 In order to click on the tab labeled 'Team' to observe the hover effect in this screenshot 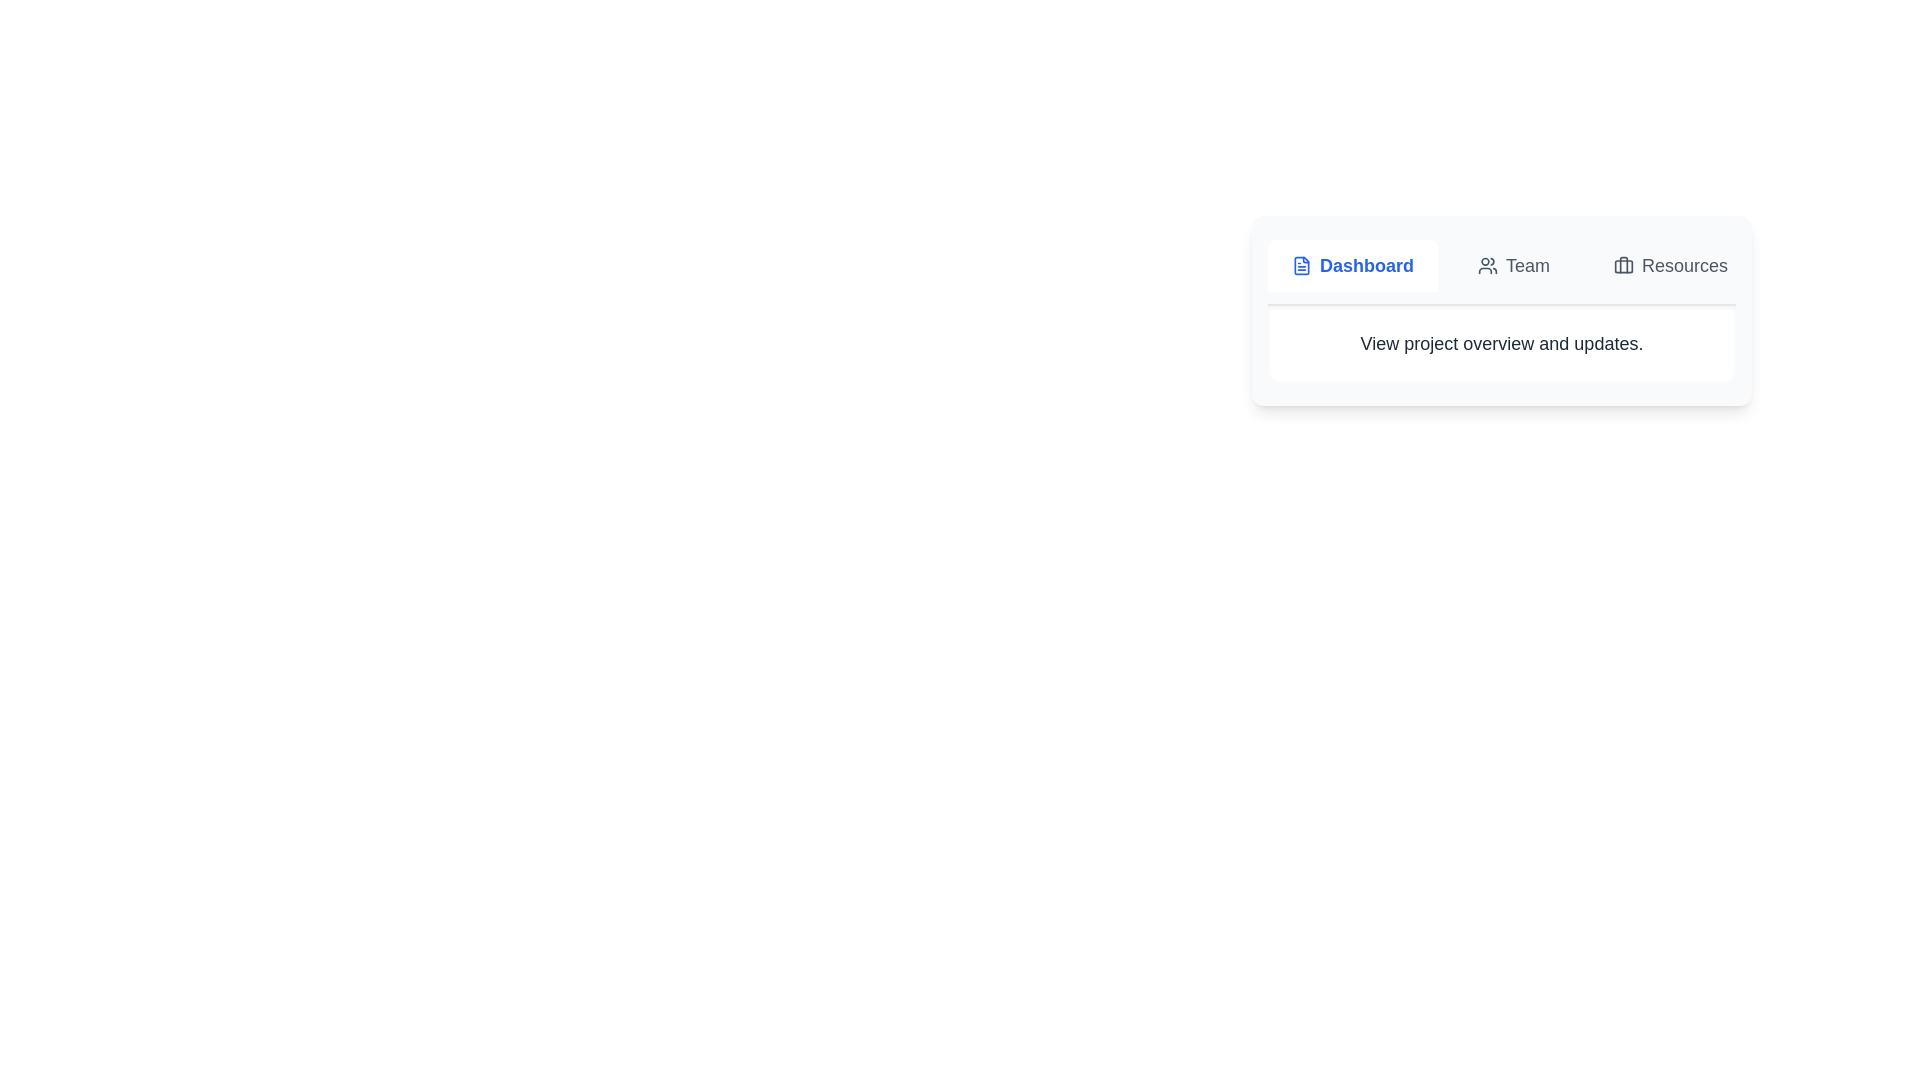, I will do `click(1513, 265)`.